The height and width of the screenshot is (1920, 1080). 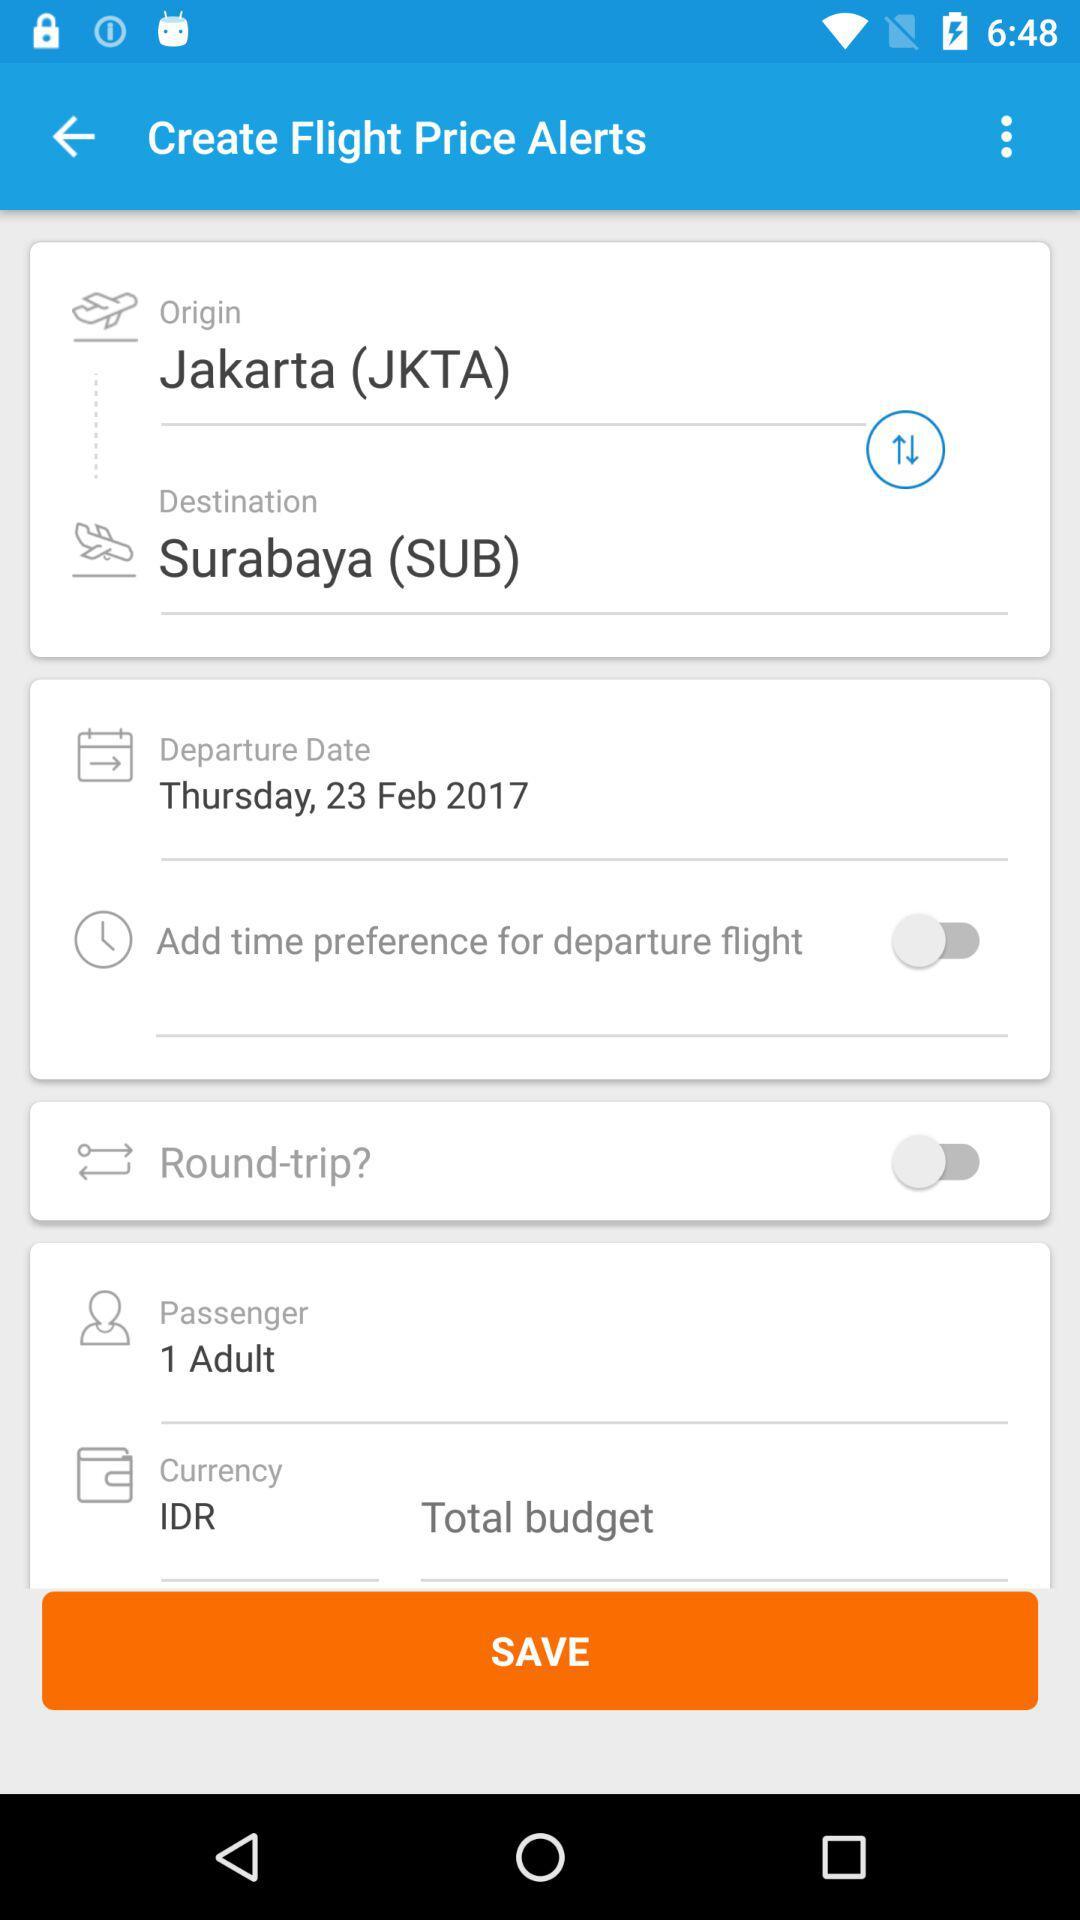 What do you see at coordinates (905, 448) in the screenshot?
I see `change origin` at bounding box center [905, 448].